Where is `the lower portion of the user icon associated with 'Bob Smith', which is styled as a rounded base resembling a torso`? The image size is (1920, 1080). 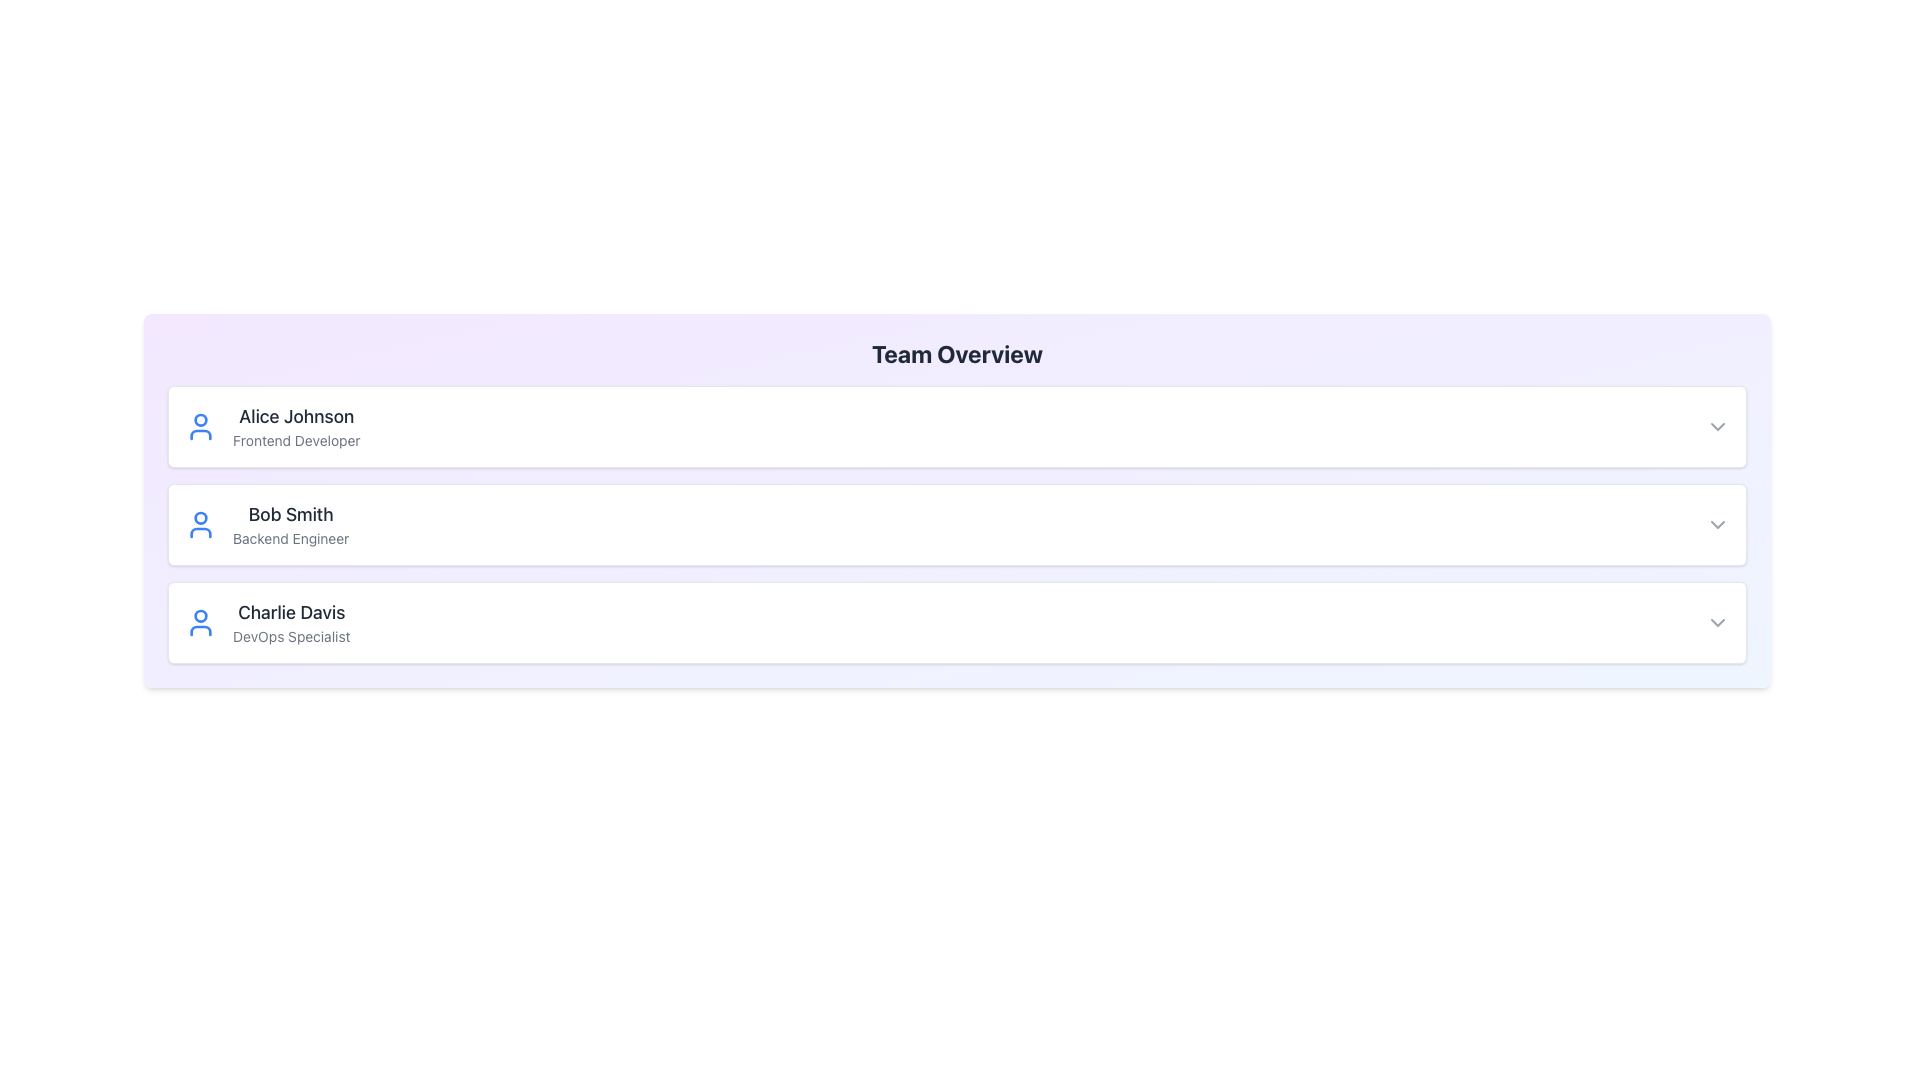
the lower portion of the user icon associated with 'Bob Smith', which is styled as a rounded base resembling a torso is located at coordinates (201, 531).